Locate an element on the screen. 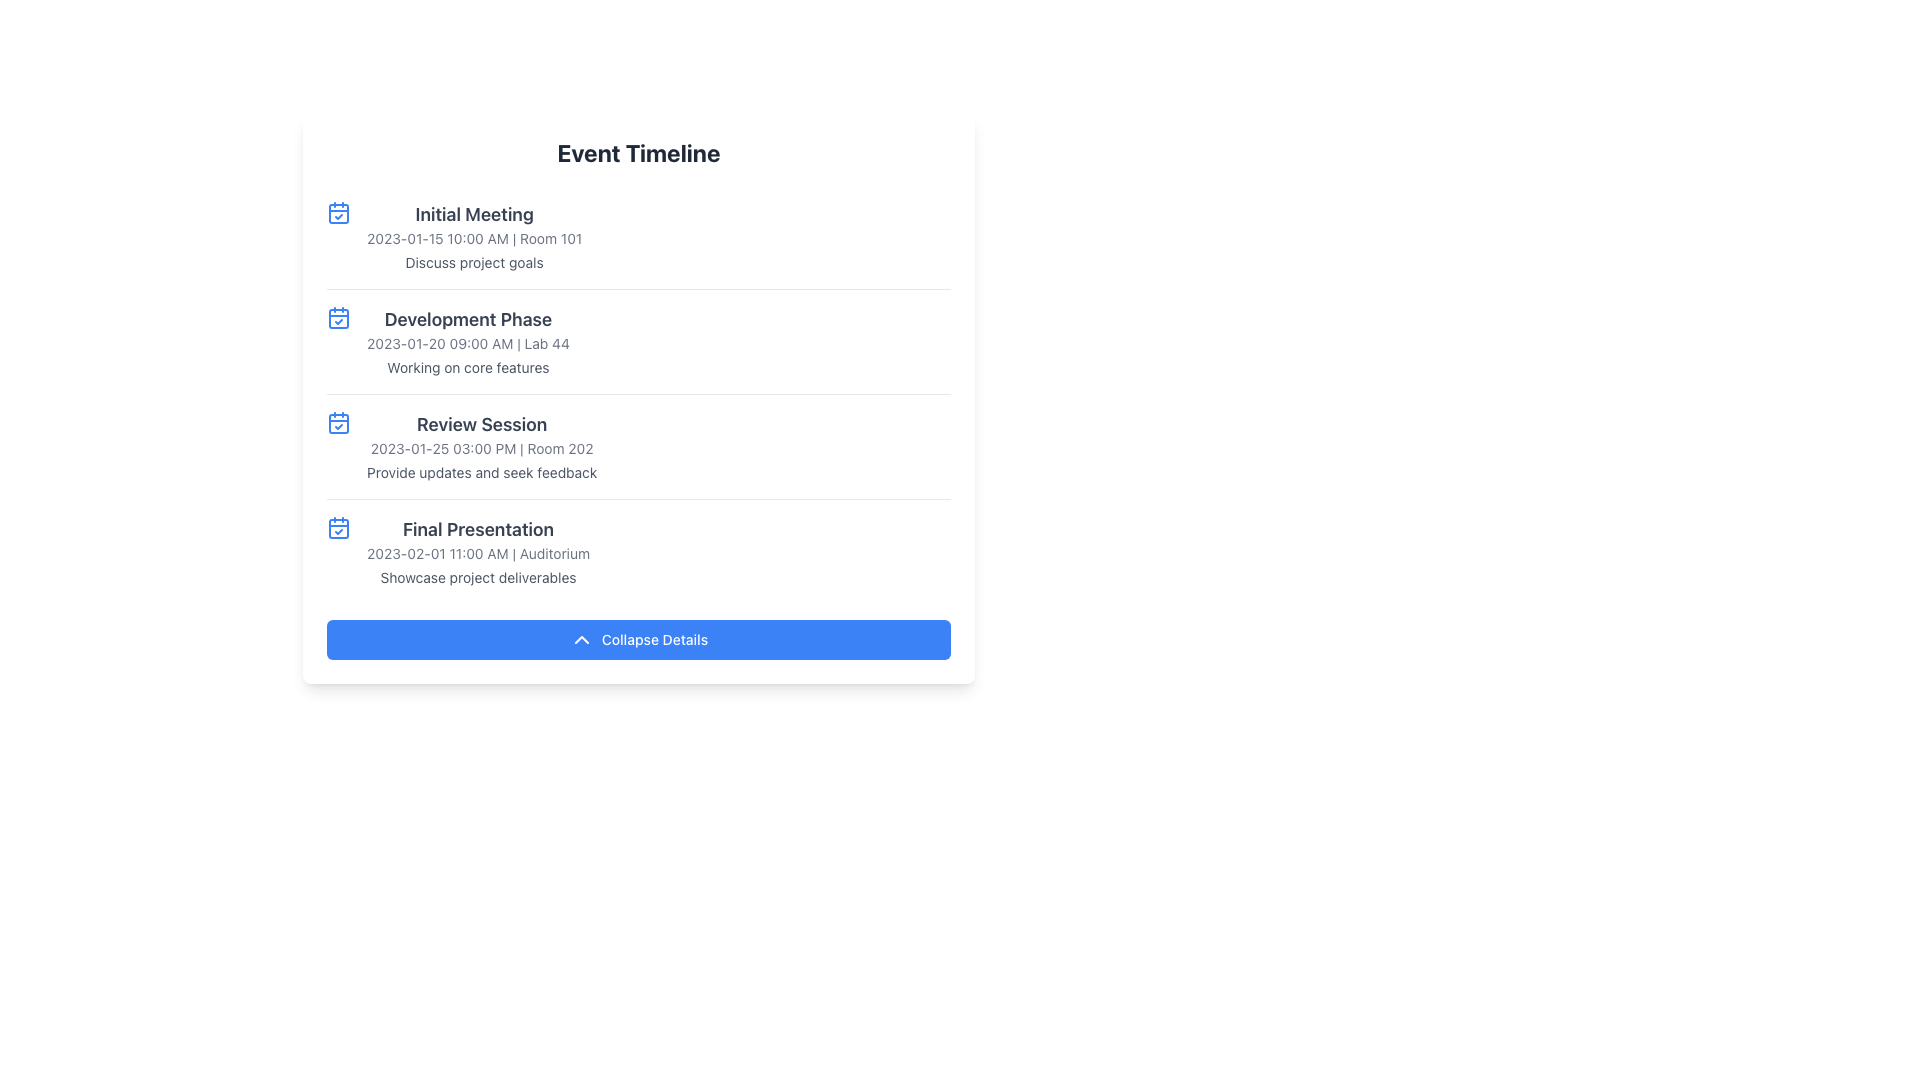 The width and height of the screenshot is (1920, 1080). the second item in the 'Event Timeline' section, which details a specific phase including its title, date, time, location, and description is located at coordinates (637, 339).